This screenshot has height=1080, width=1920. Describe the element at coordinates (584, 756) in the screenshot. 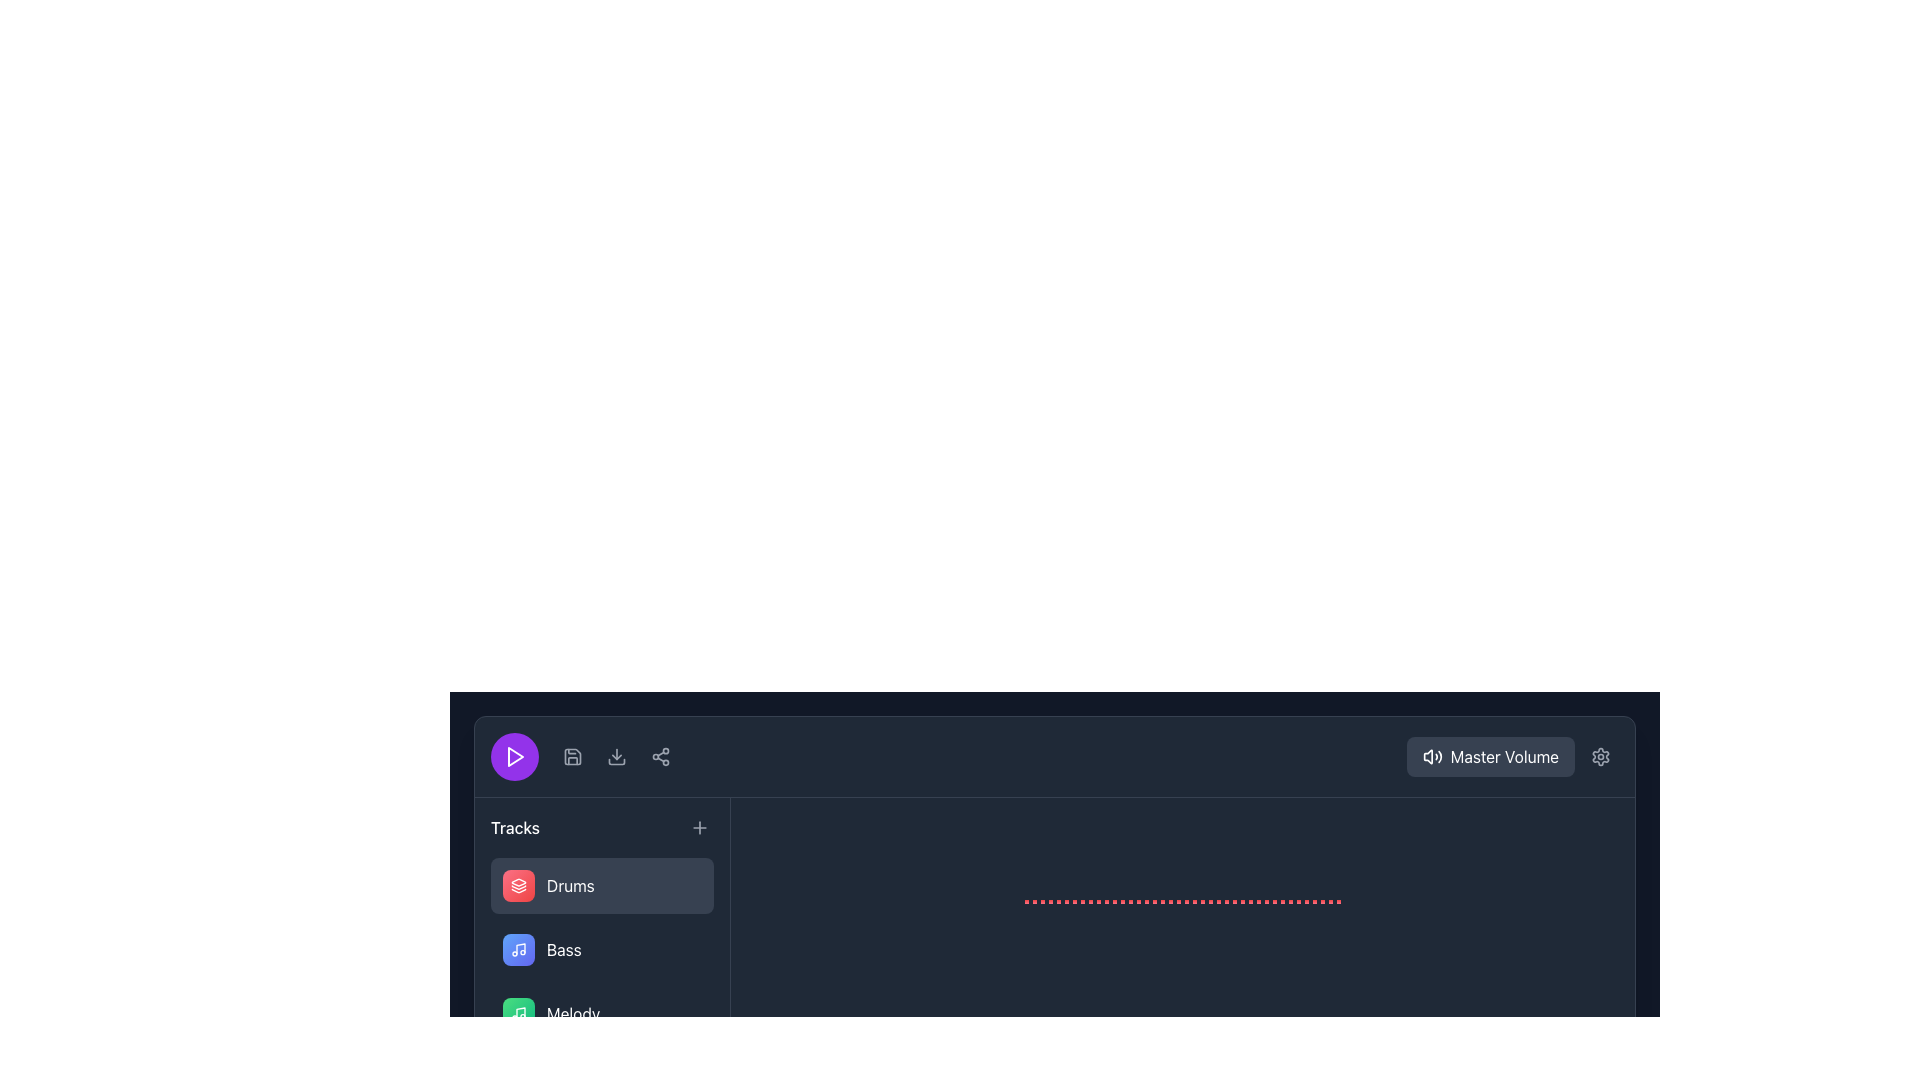

I see `the share button located in the button cluster for playback, saving, downloading, and sharing functionality, which is found in the upper left part of the horizontal bar labeled 'Master Volume'` at that location.